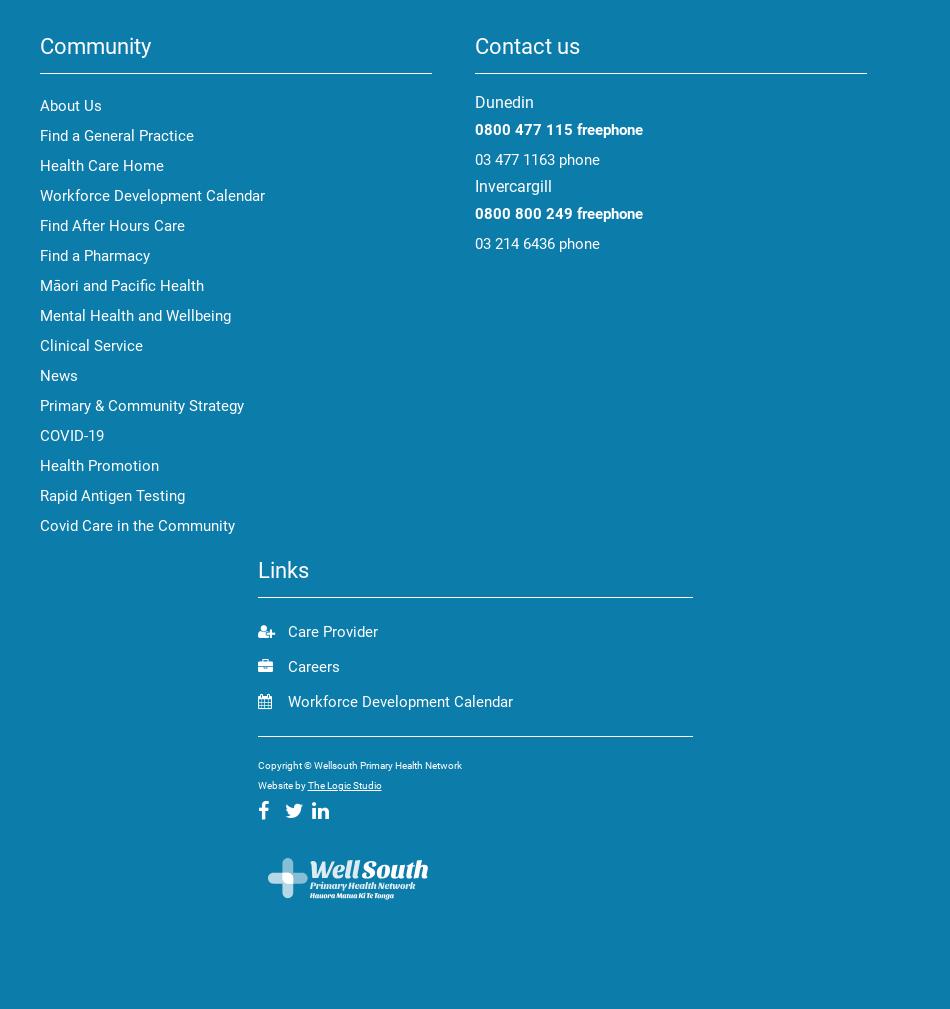 The height and width of the screenshot is (1009, 950). Describe the element at coordinates (558, 213) in the screenshot. I see `'0800 800 249 freephone'` at that location.